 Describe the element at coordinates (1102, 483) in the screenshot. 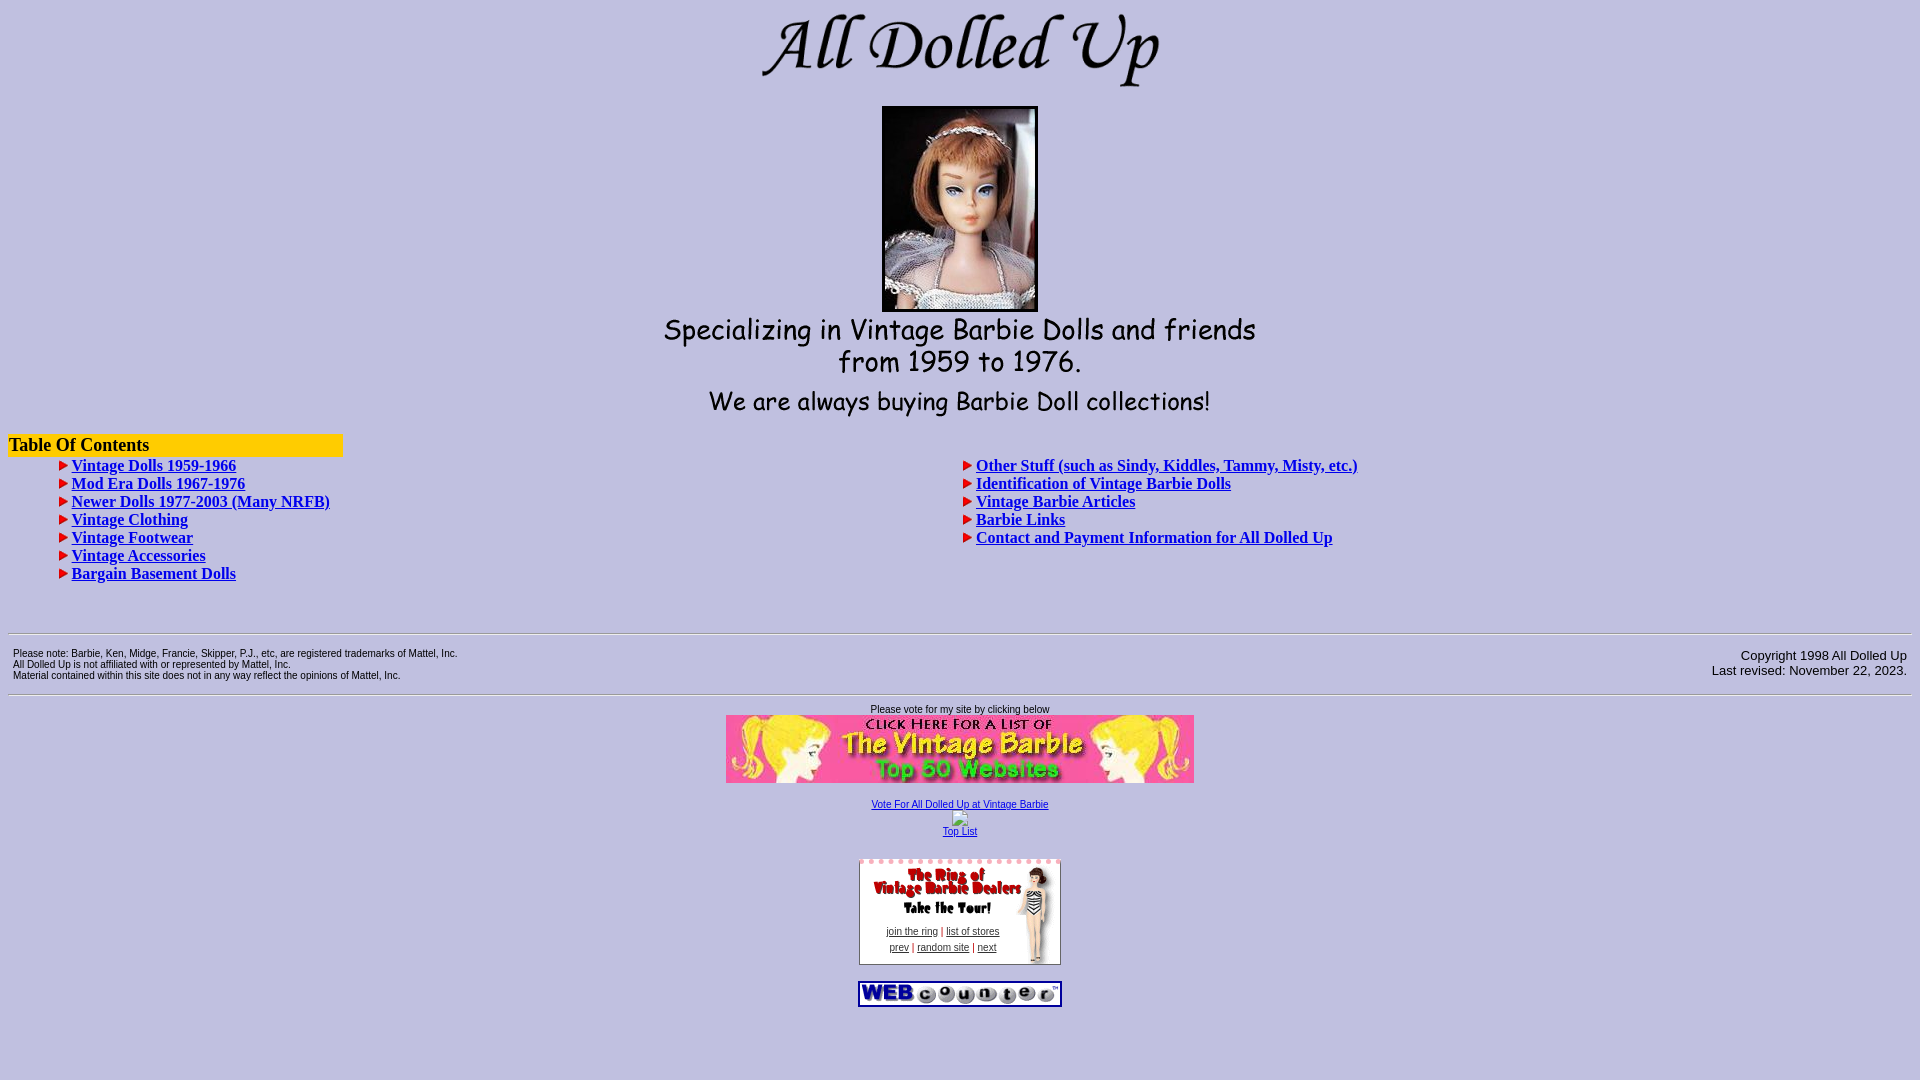

I see `'Identification of Vintage Barbie Dolls'` at that location.